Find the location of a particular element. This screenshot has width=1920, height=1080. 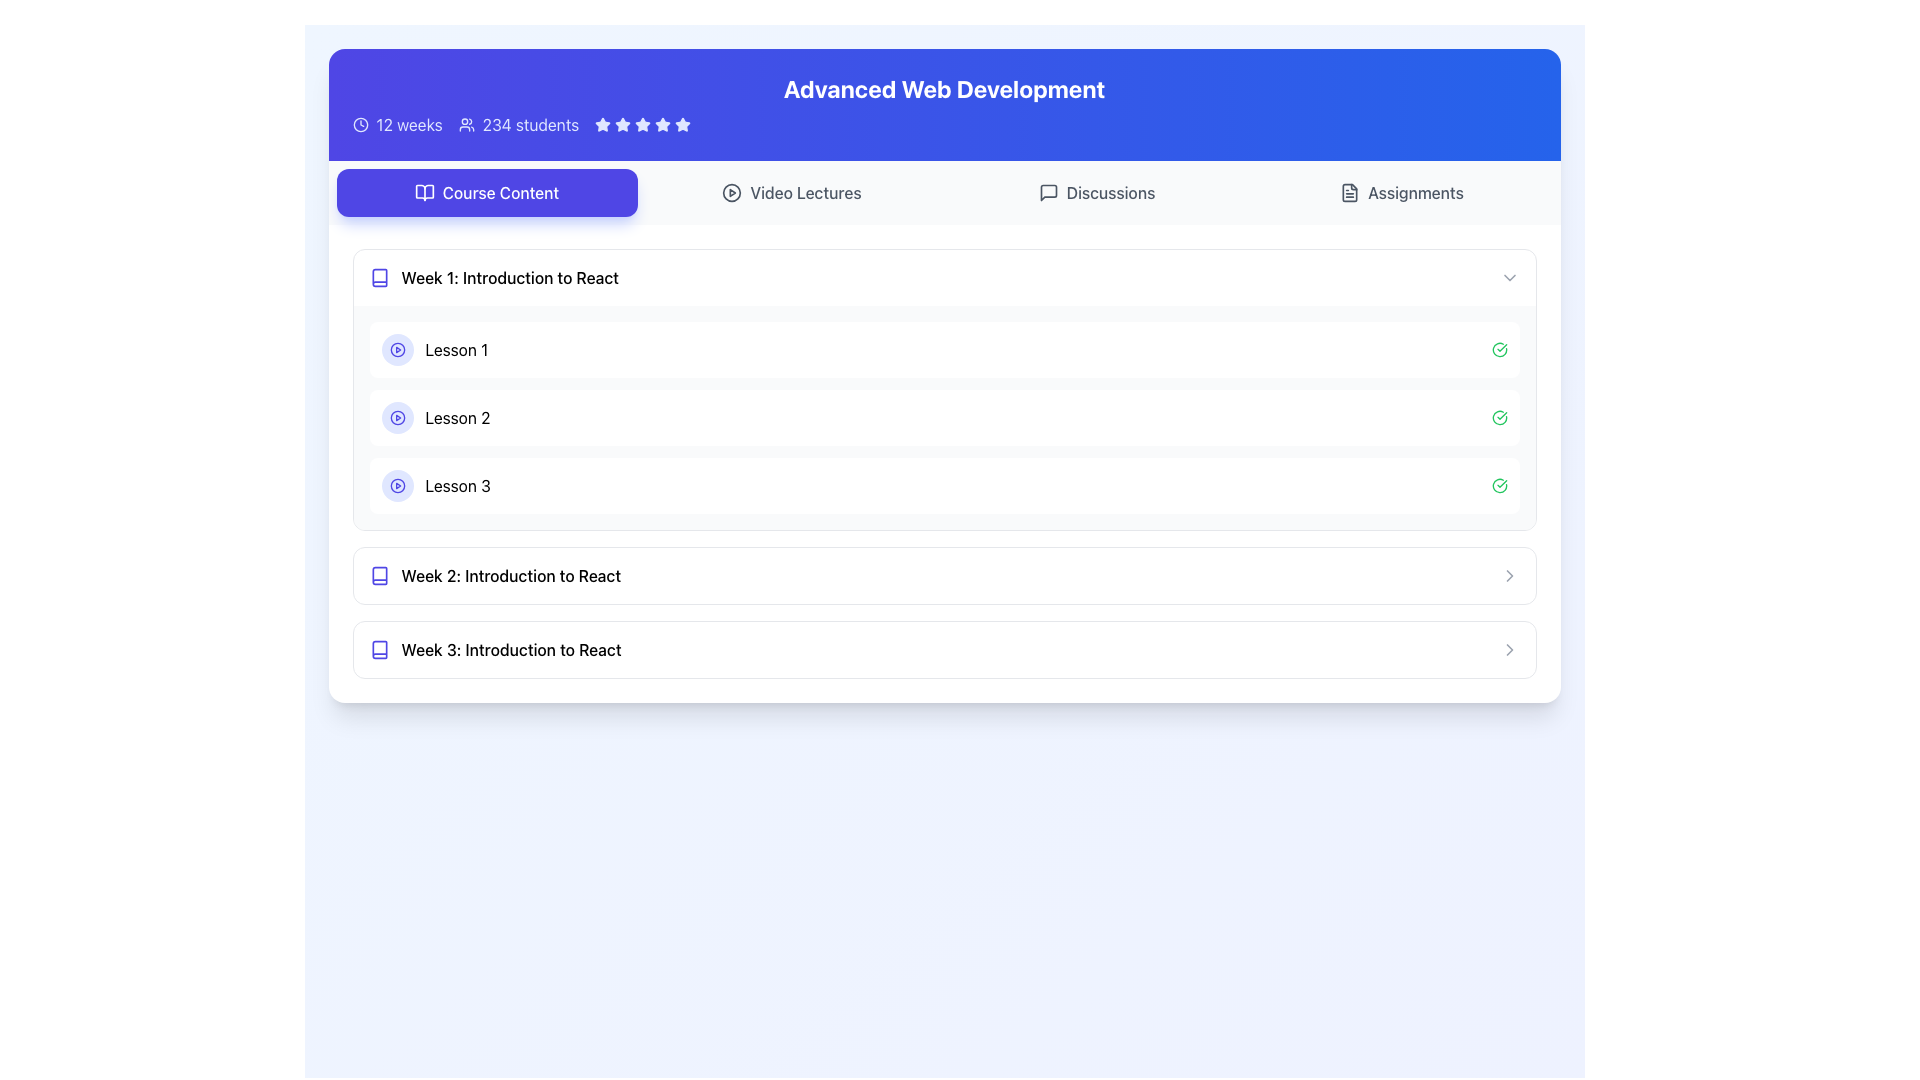

the third star in the horizontal series of five stars to rate it is located at coordinates (643, 124).